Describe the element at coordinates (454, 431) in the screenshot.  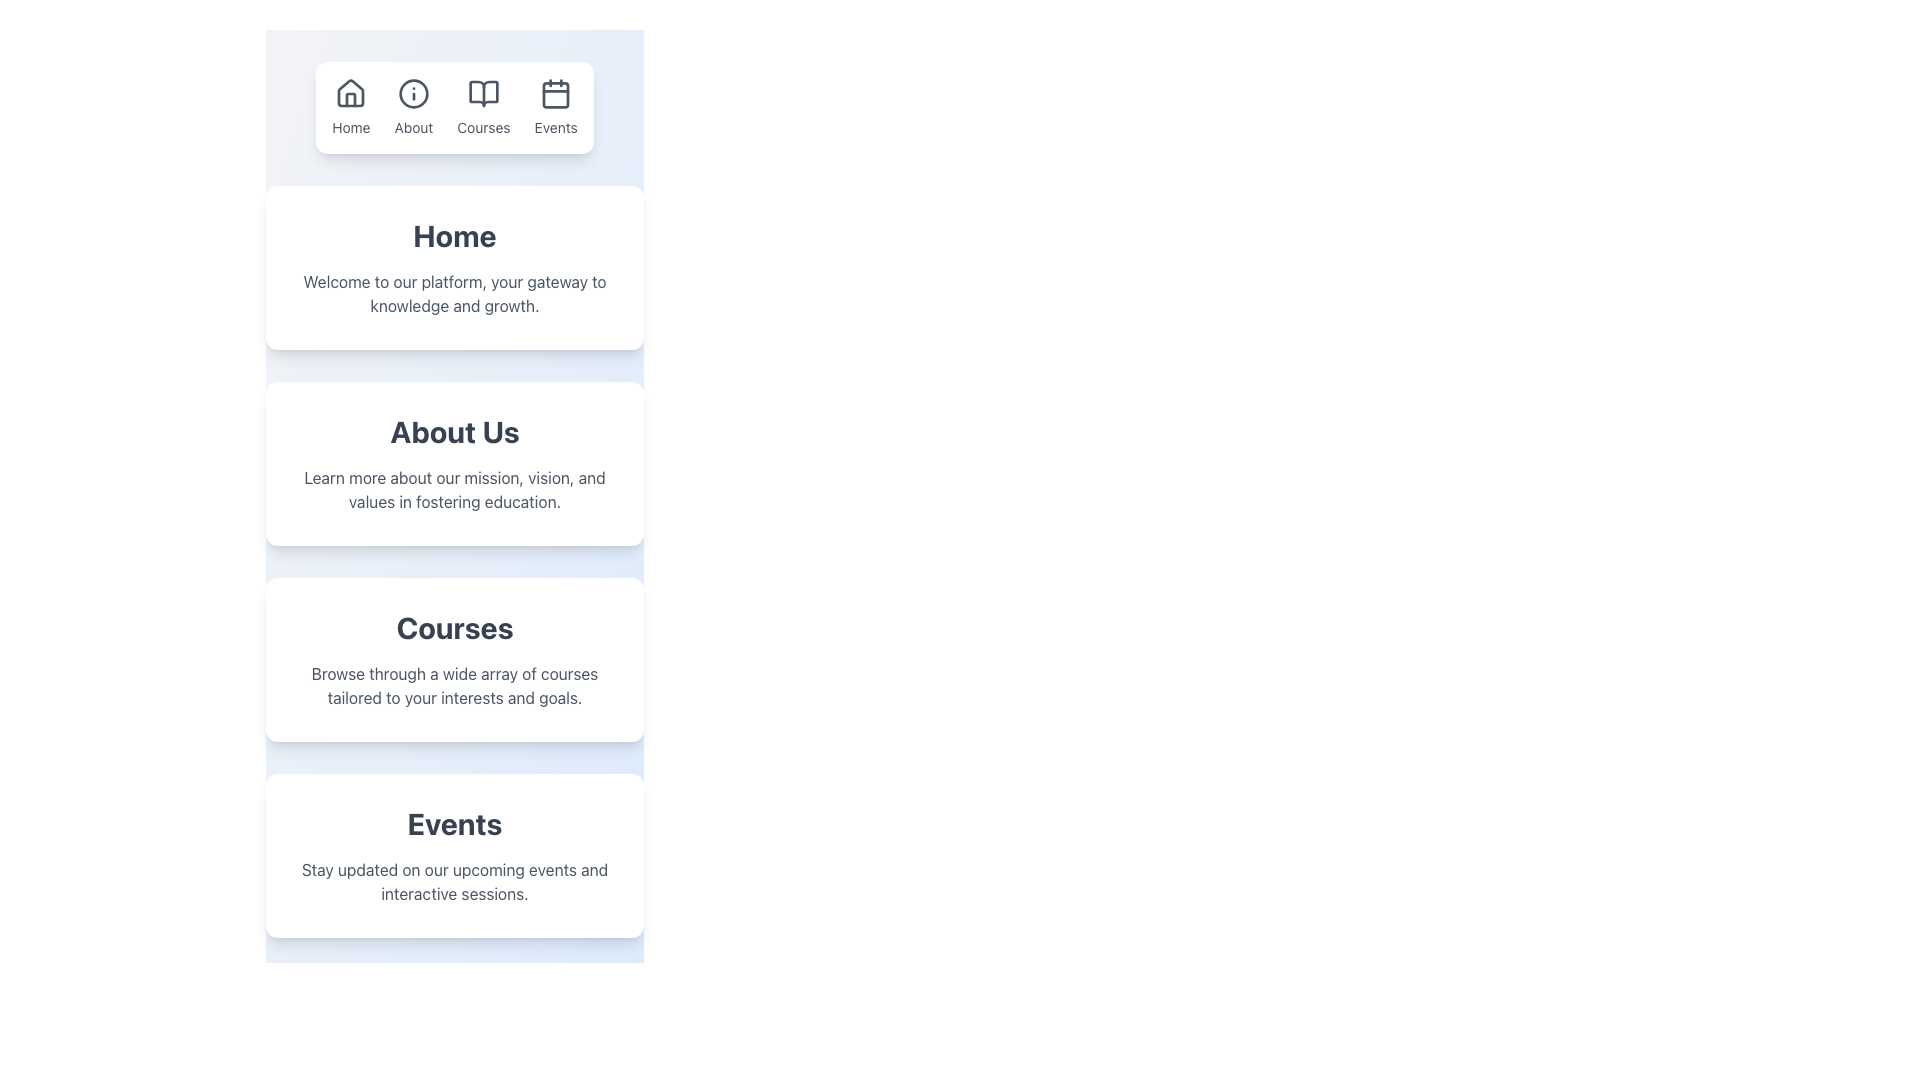
I see `the bolded 'About Us' text in the center of the section` at that location.